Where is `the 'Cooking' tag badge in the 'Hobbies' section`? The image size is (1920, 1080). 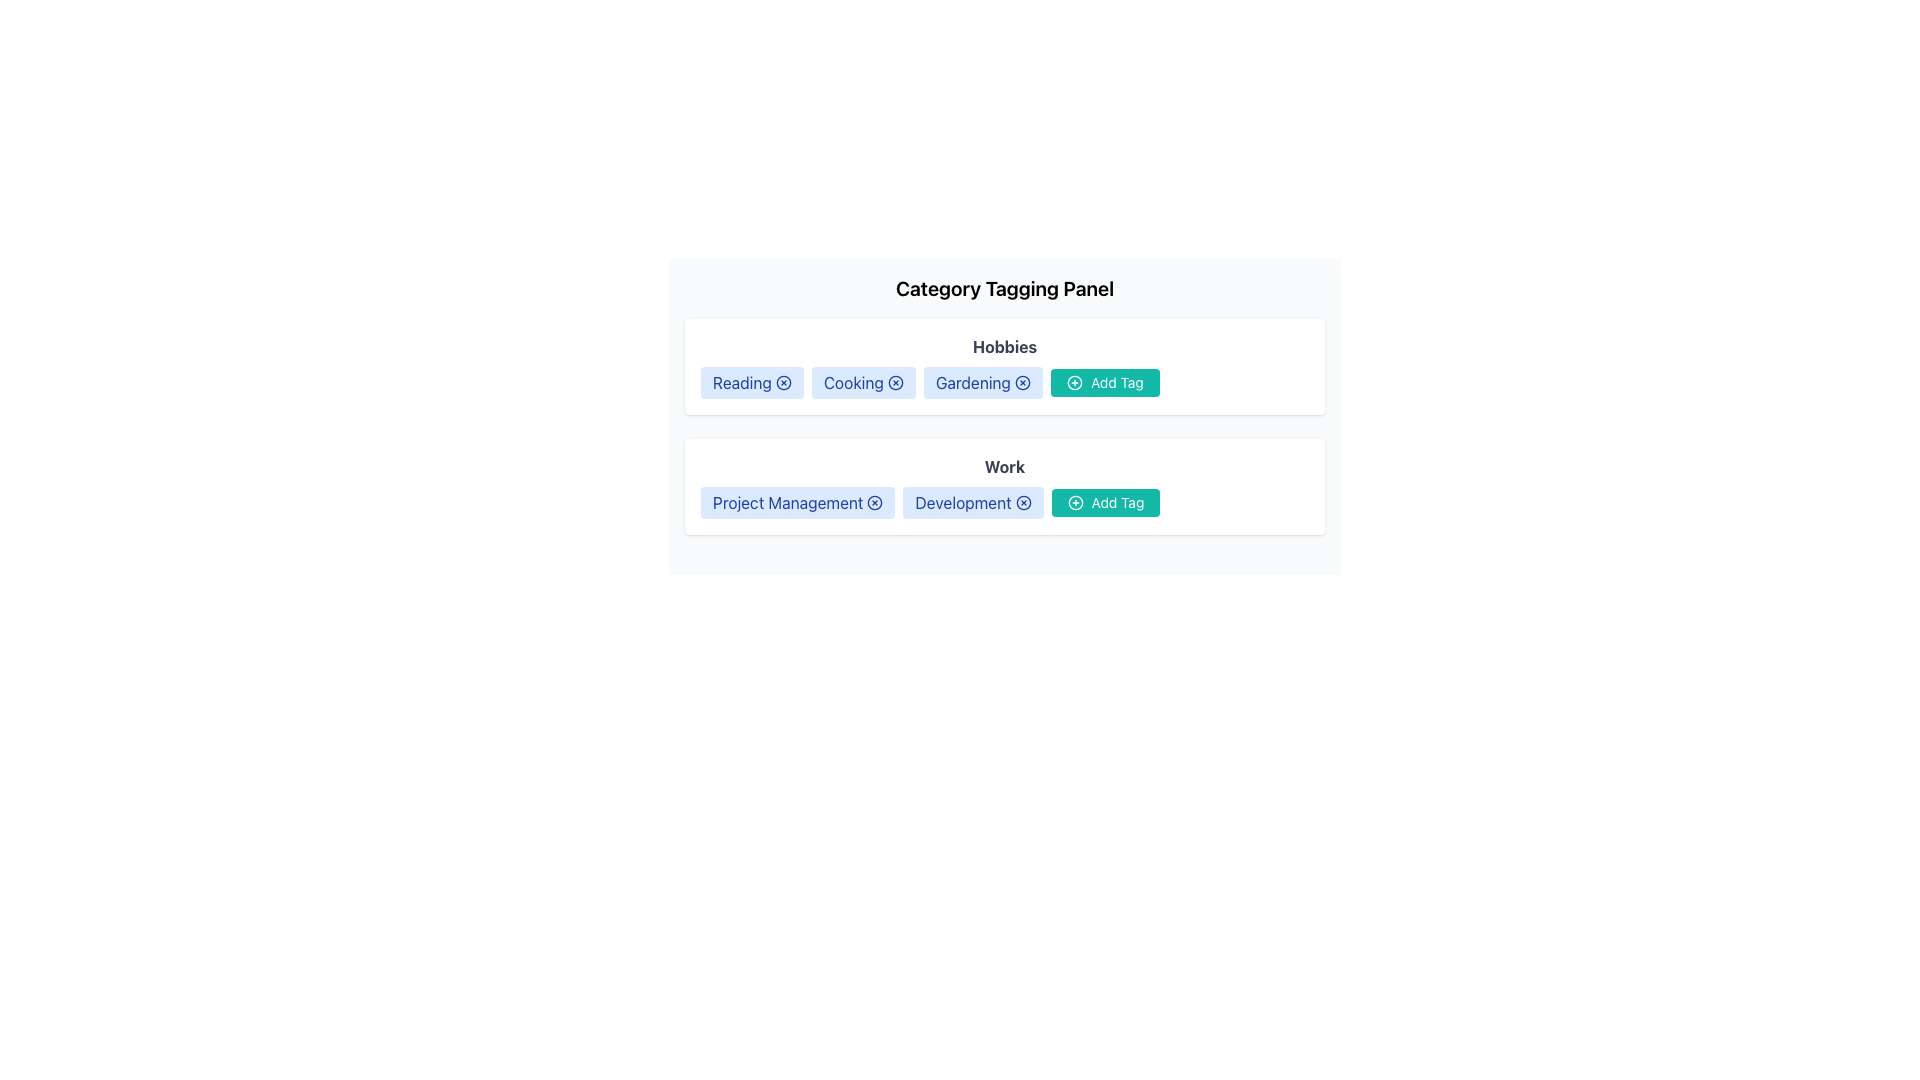
the 'Cooking' tag badge in the 'Hobbies' section is located at coordinates (863, 382).